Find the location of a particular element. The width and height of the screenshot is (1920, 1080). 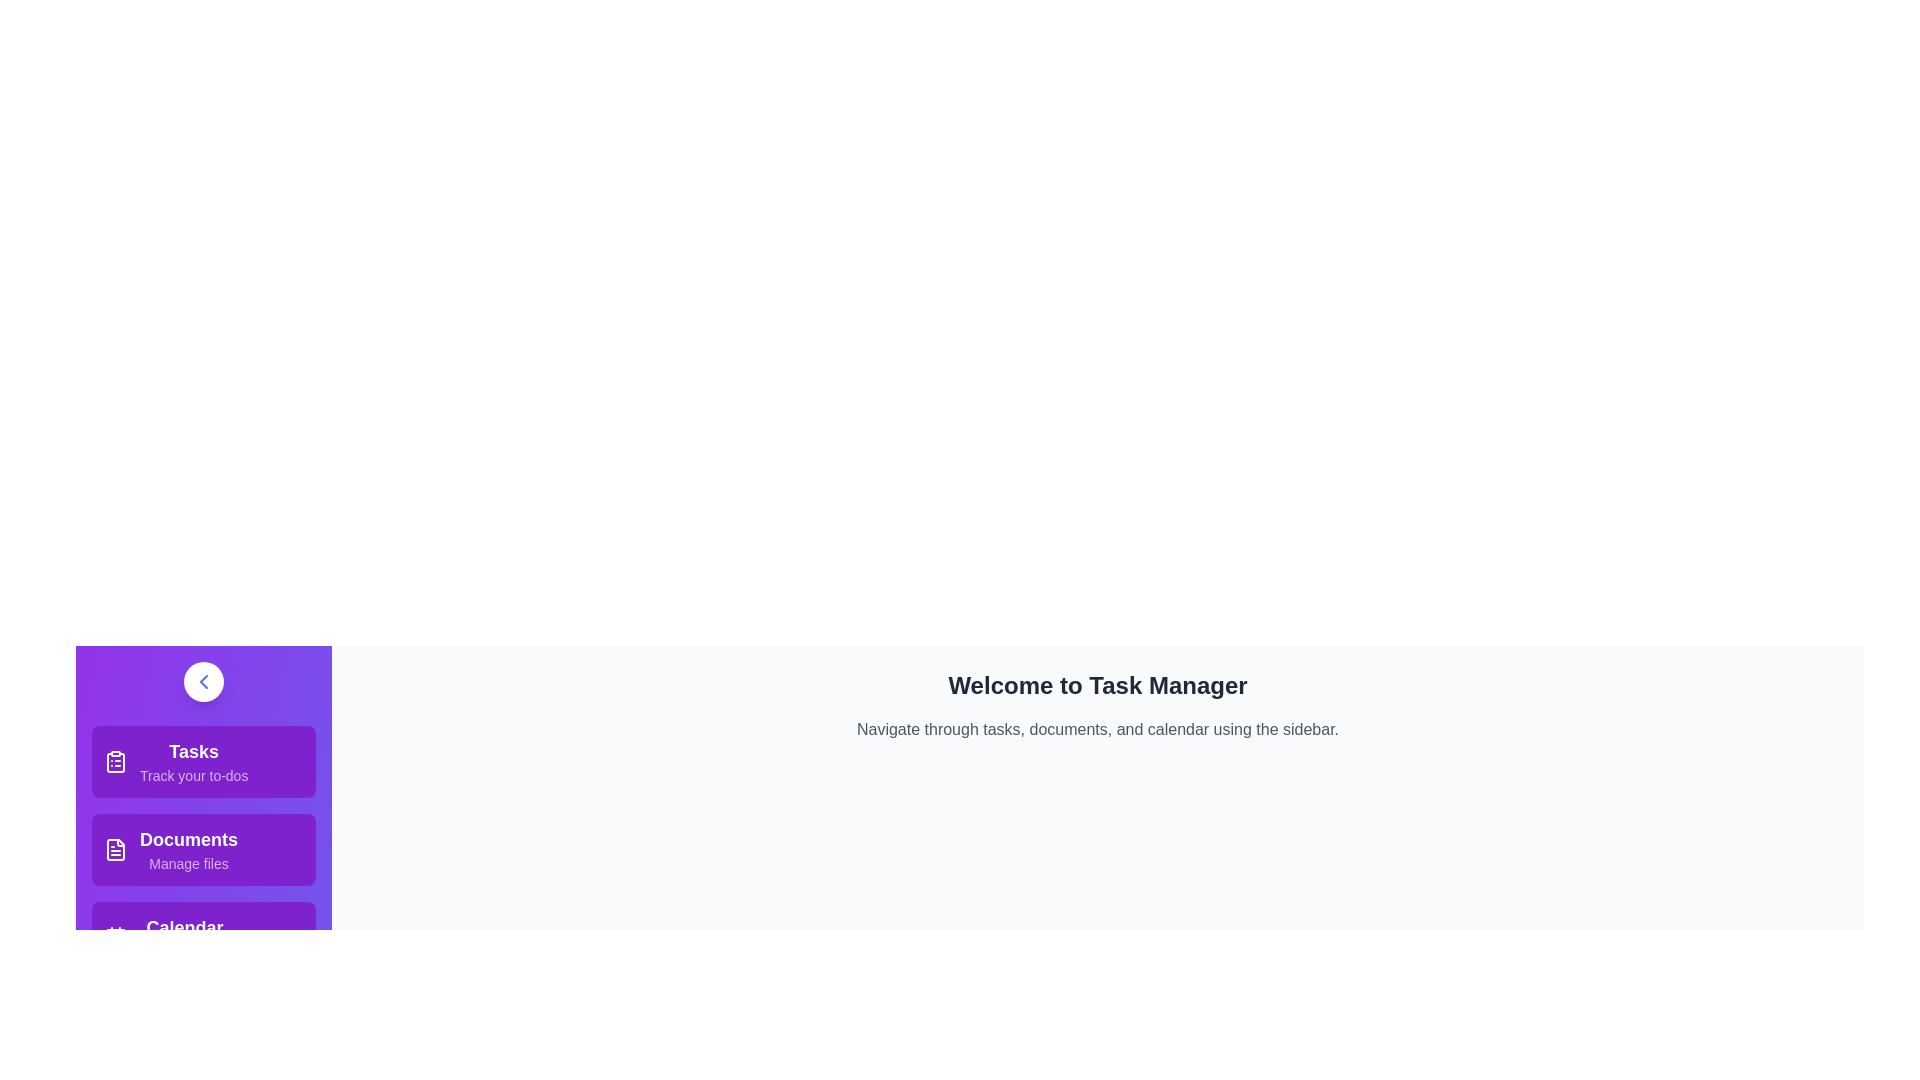

the menu item Tasks to observe the hover effect is located at coordinates (203, 762).